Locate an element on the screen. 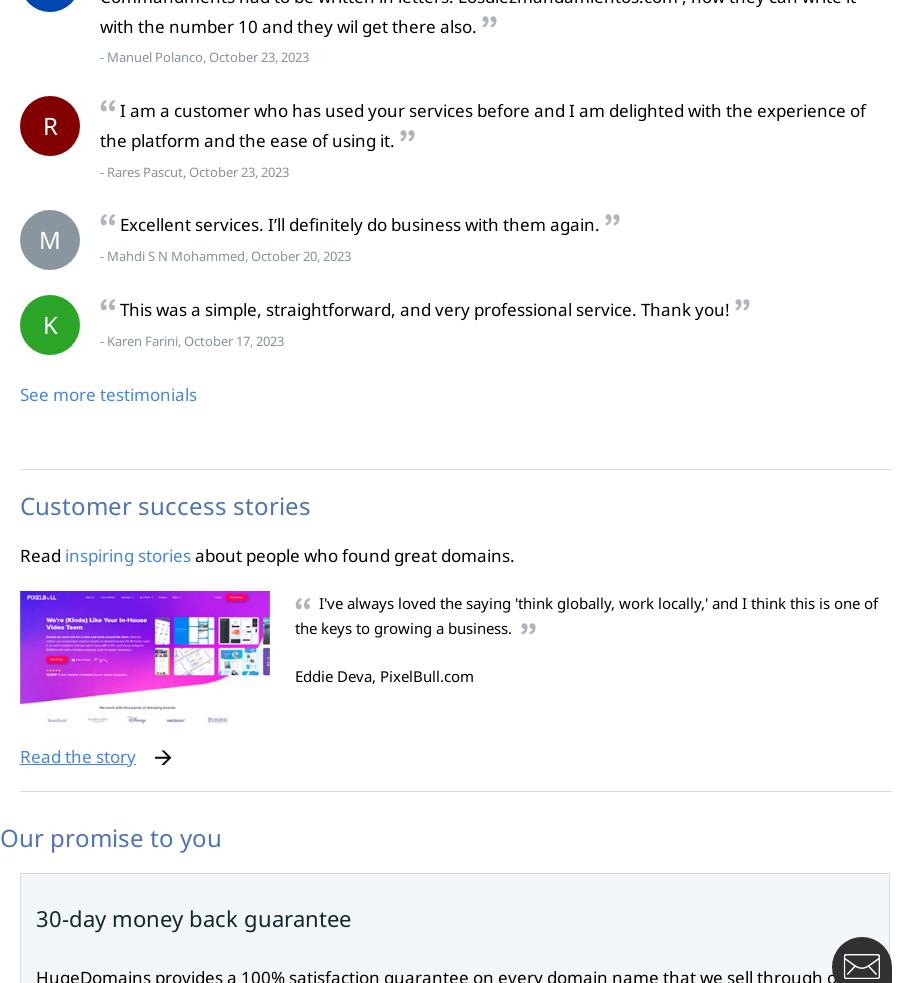 The image size is (912, 983). '30-day money back guarantee' is located at coordinates (192, 918).